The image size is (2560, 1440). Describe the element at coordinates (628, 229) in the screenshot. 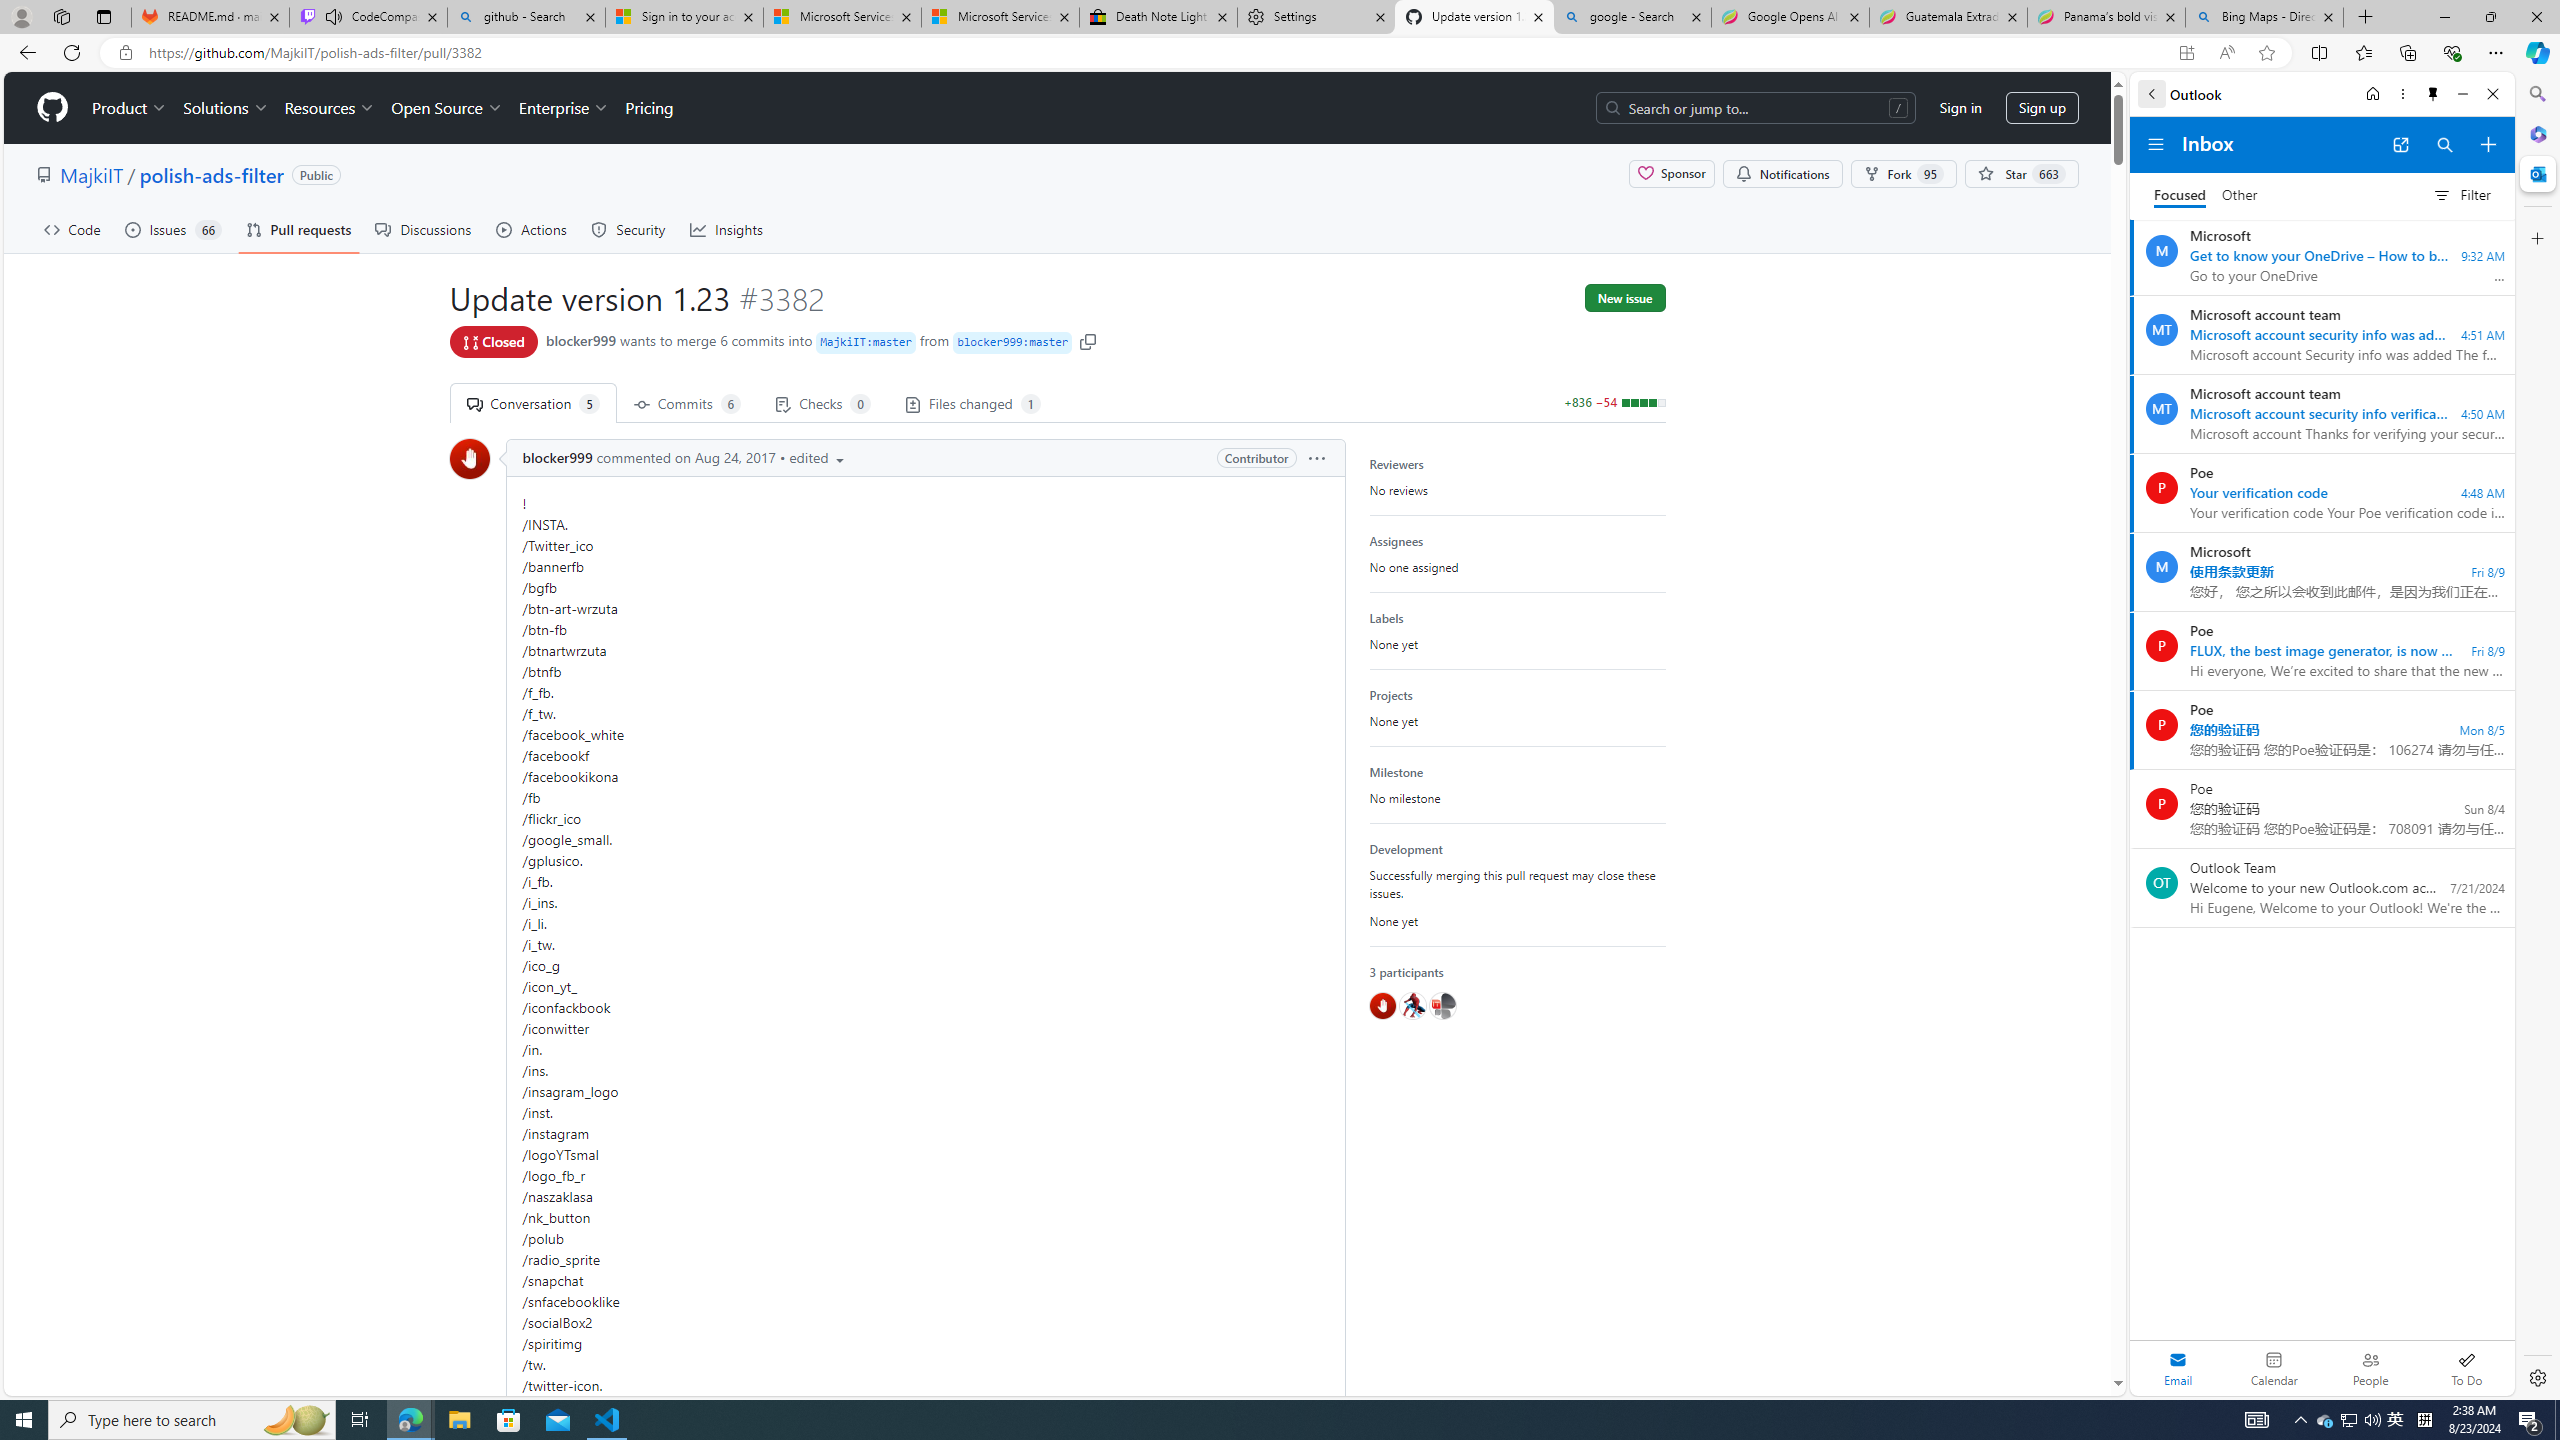

I see `'Security'` at that location.